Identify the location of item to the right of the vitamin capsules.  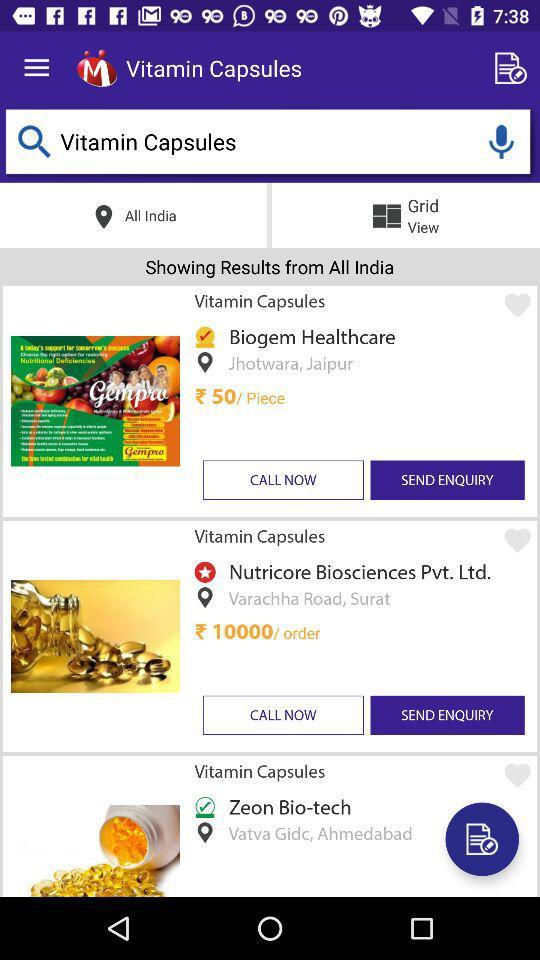
(514, 68).